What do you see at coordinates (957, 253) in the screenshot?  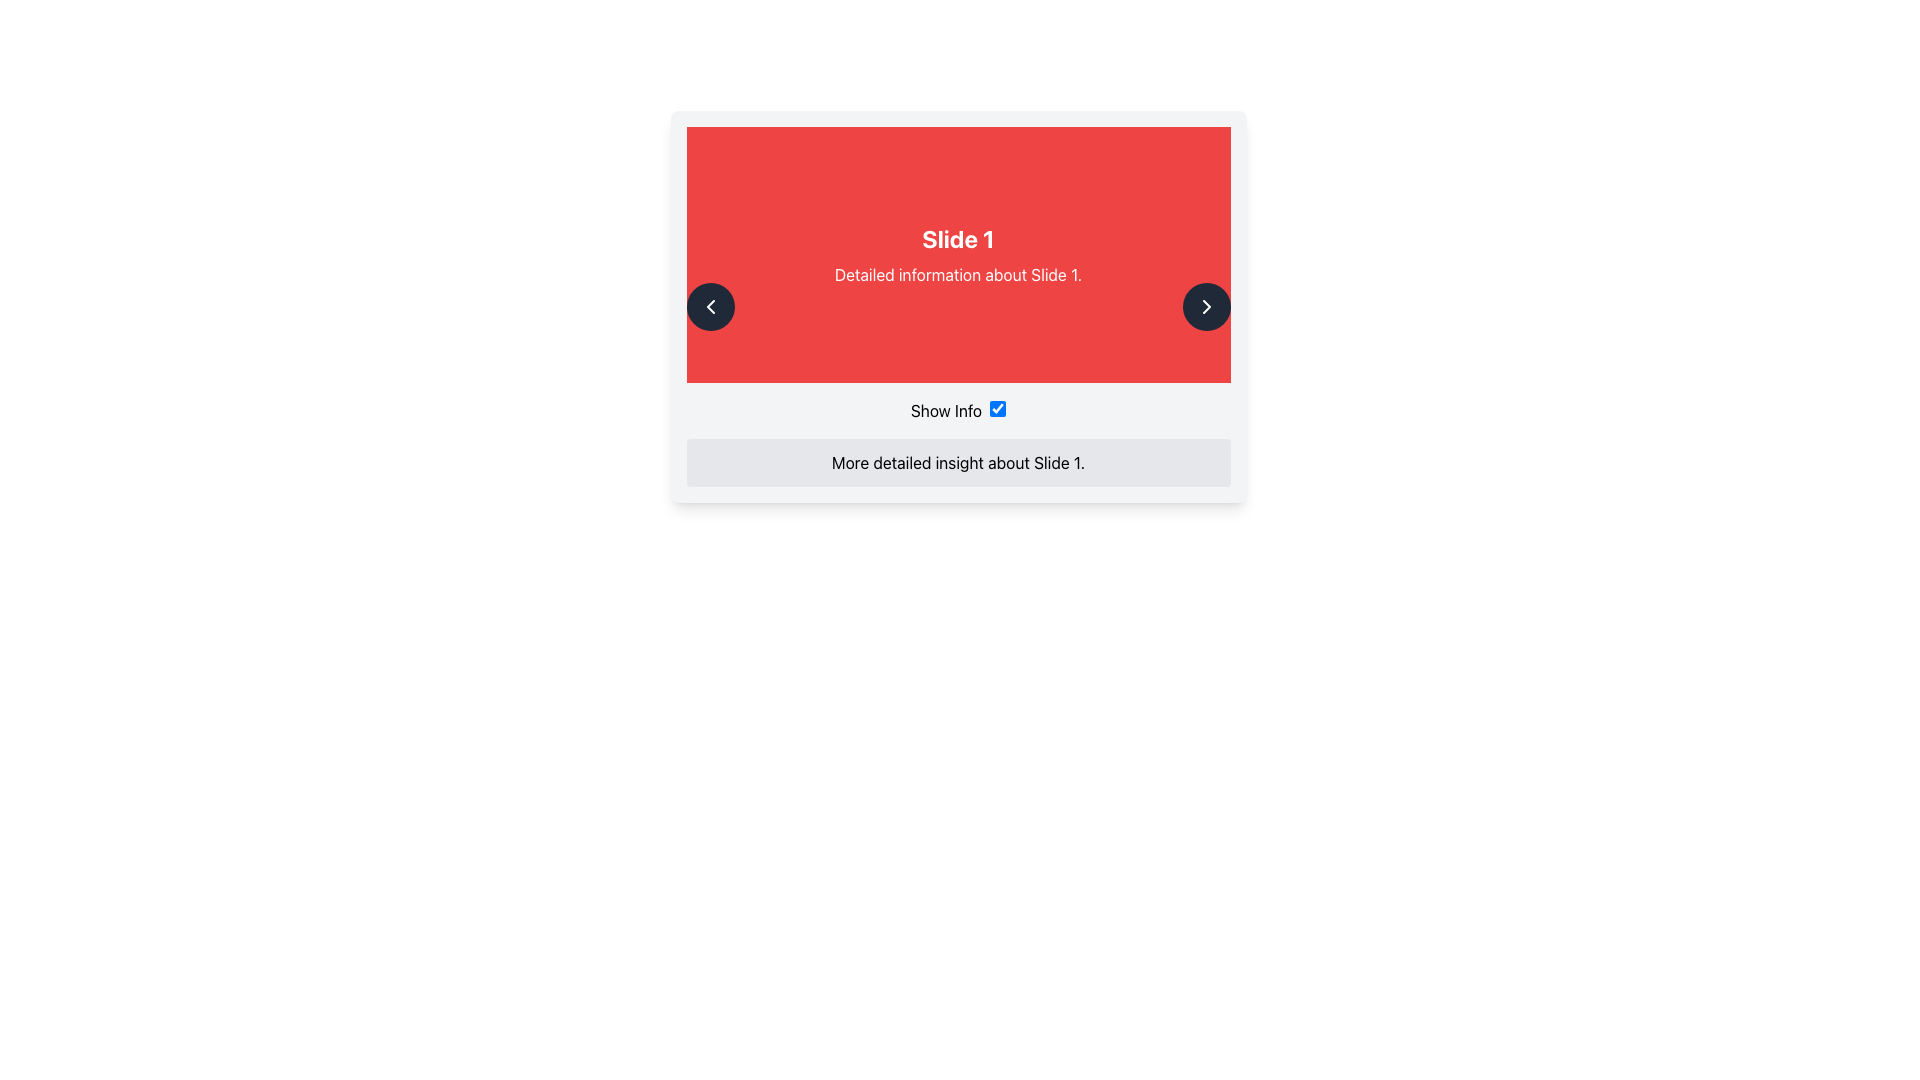 I see `the Text Display Component that shows the title 'Slide 1' and subtitle 'Detailed information about Slide 1.'` at bounding box center [957, 253].